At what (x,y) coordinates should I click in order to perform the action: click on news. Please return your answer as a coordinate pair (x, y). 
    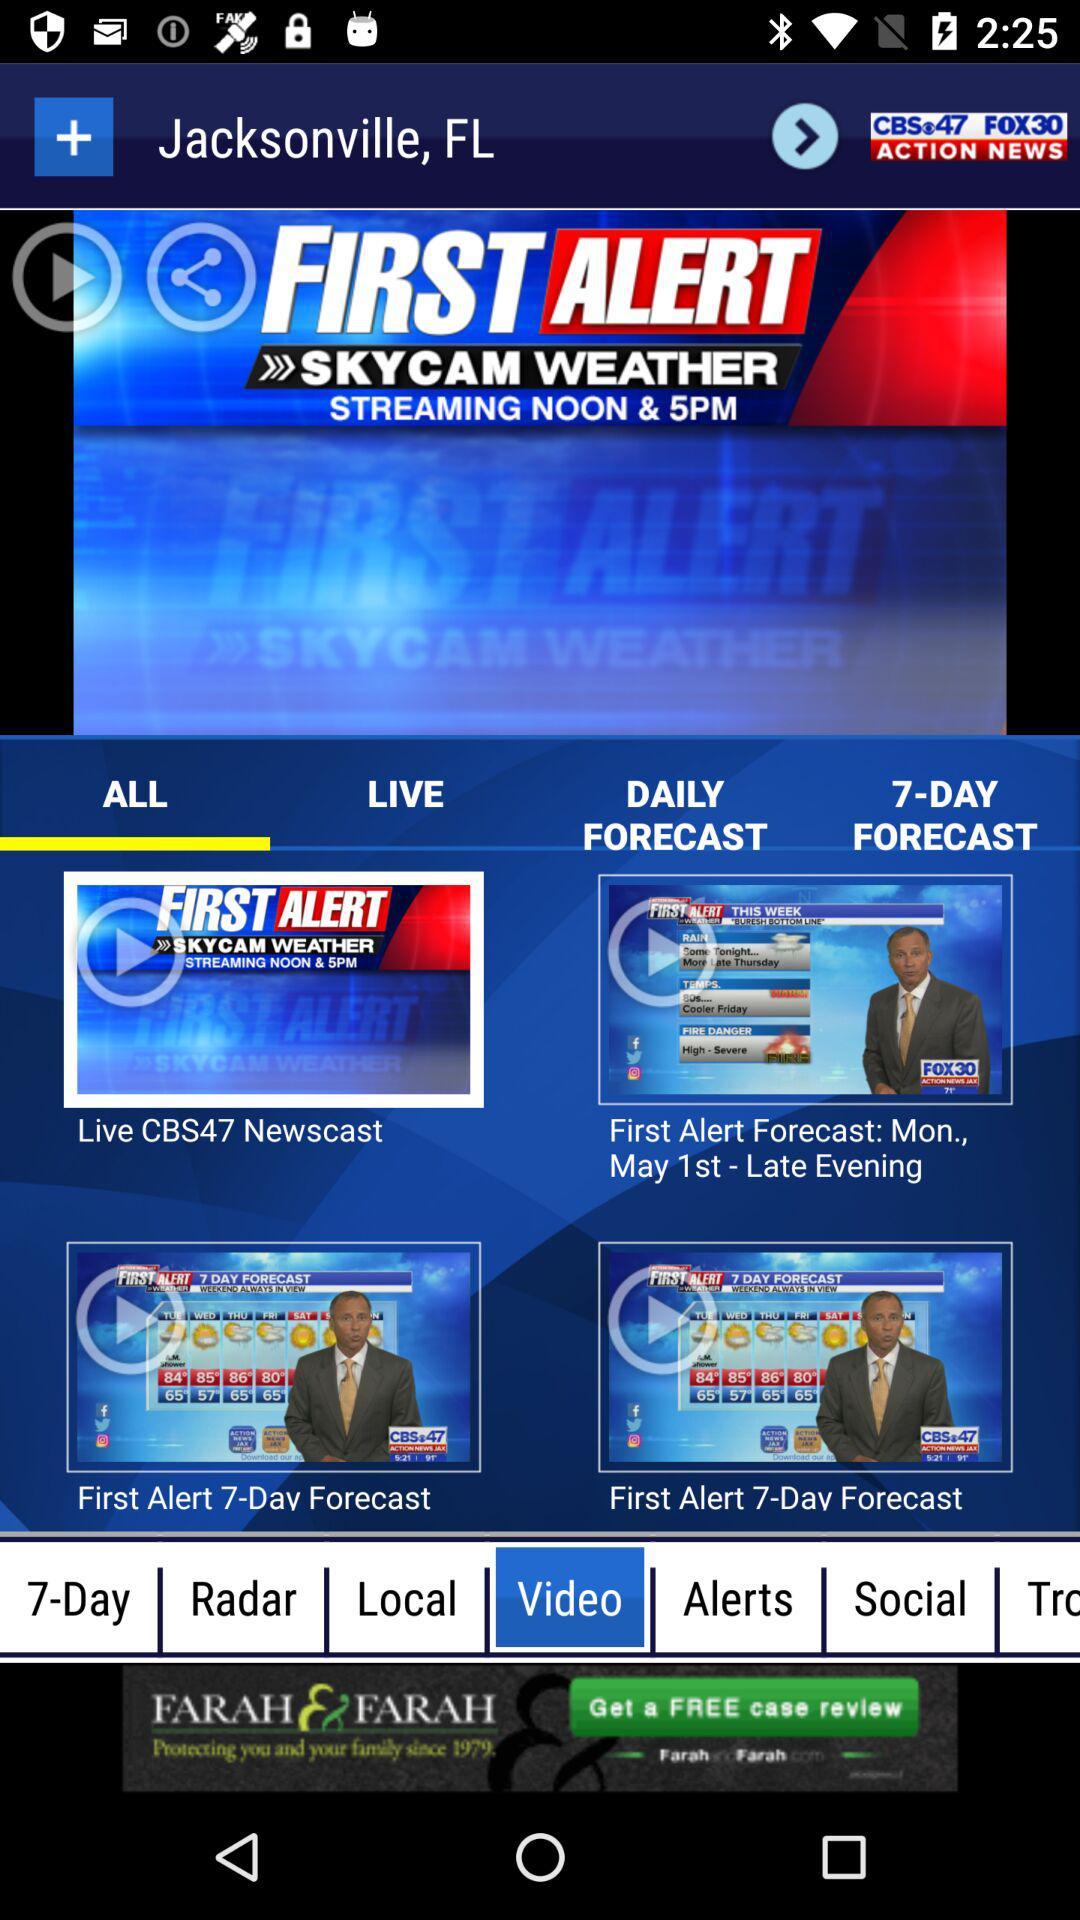
    Looking at the image, I should click on (967, 135).